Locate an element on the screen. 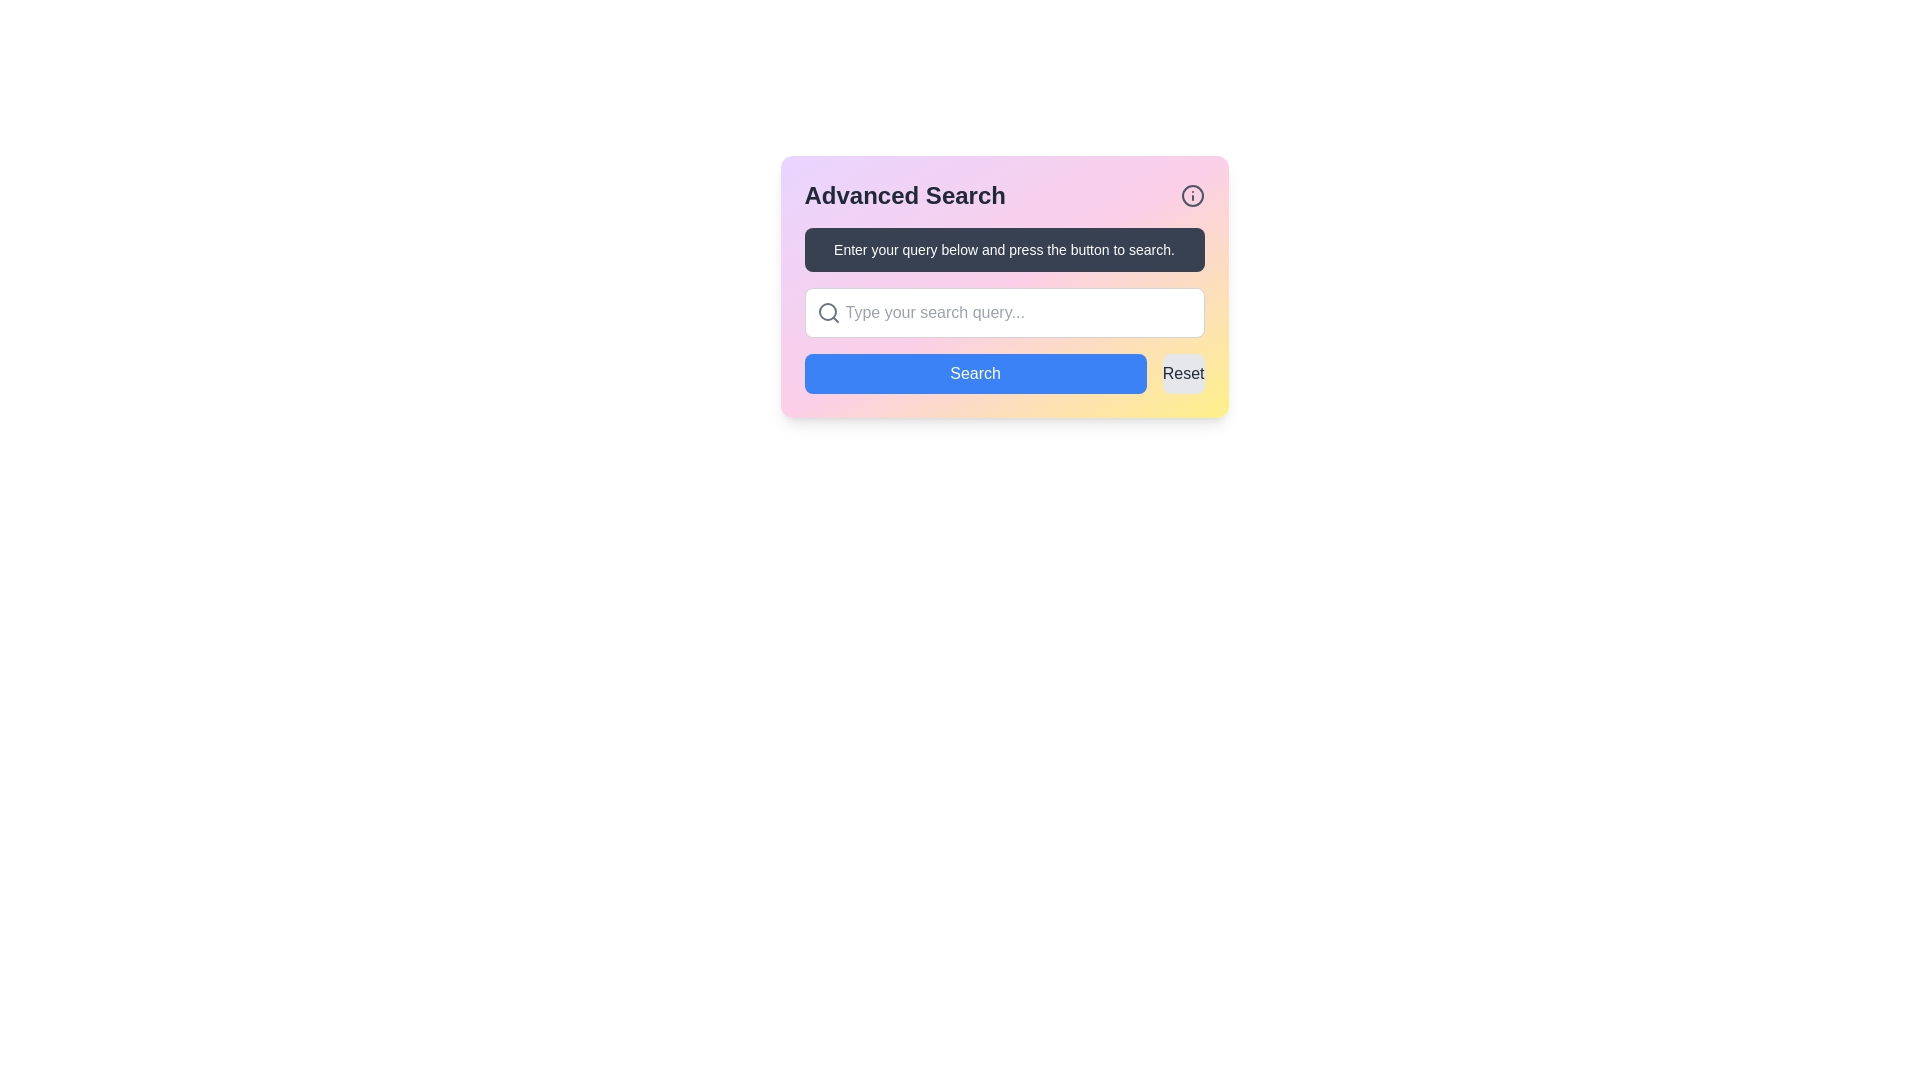 Image resolution: width=1920 pixels, height=1080 pixels. the SVG circle located in the top-right corner of the main application's search panel, which is part of an informational or decorative icon is located at coordinates (1192, 196).